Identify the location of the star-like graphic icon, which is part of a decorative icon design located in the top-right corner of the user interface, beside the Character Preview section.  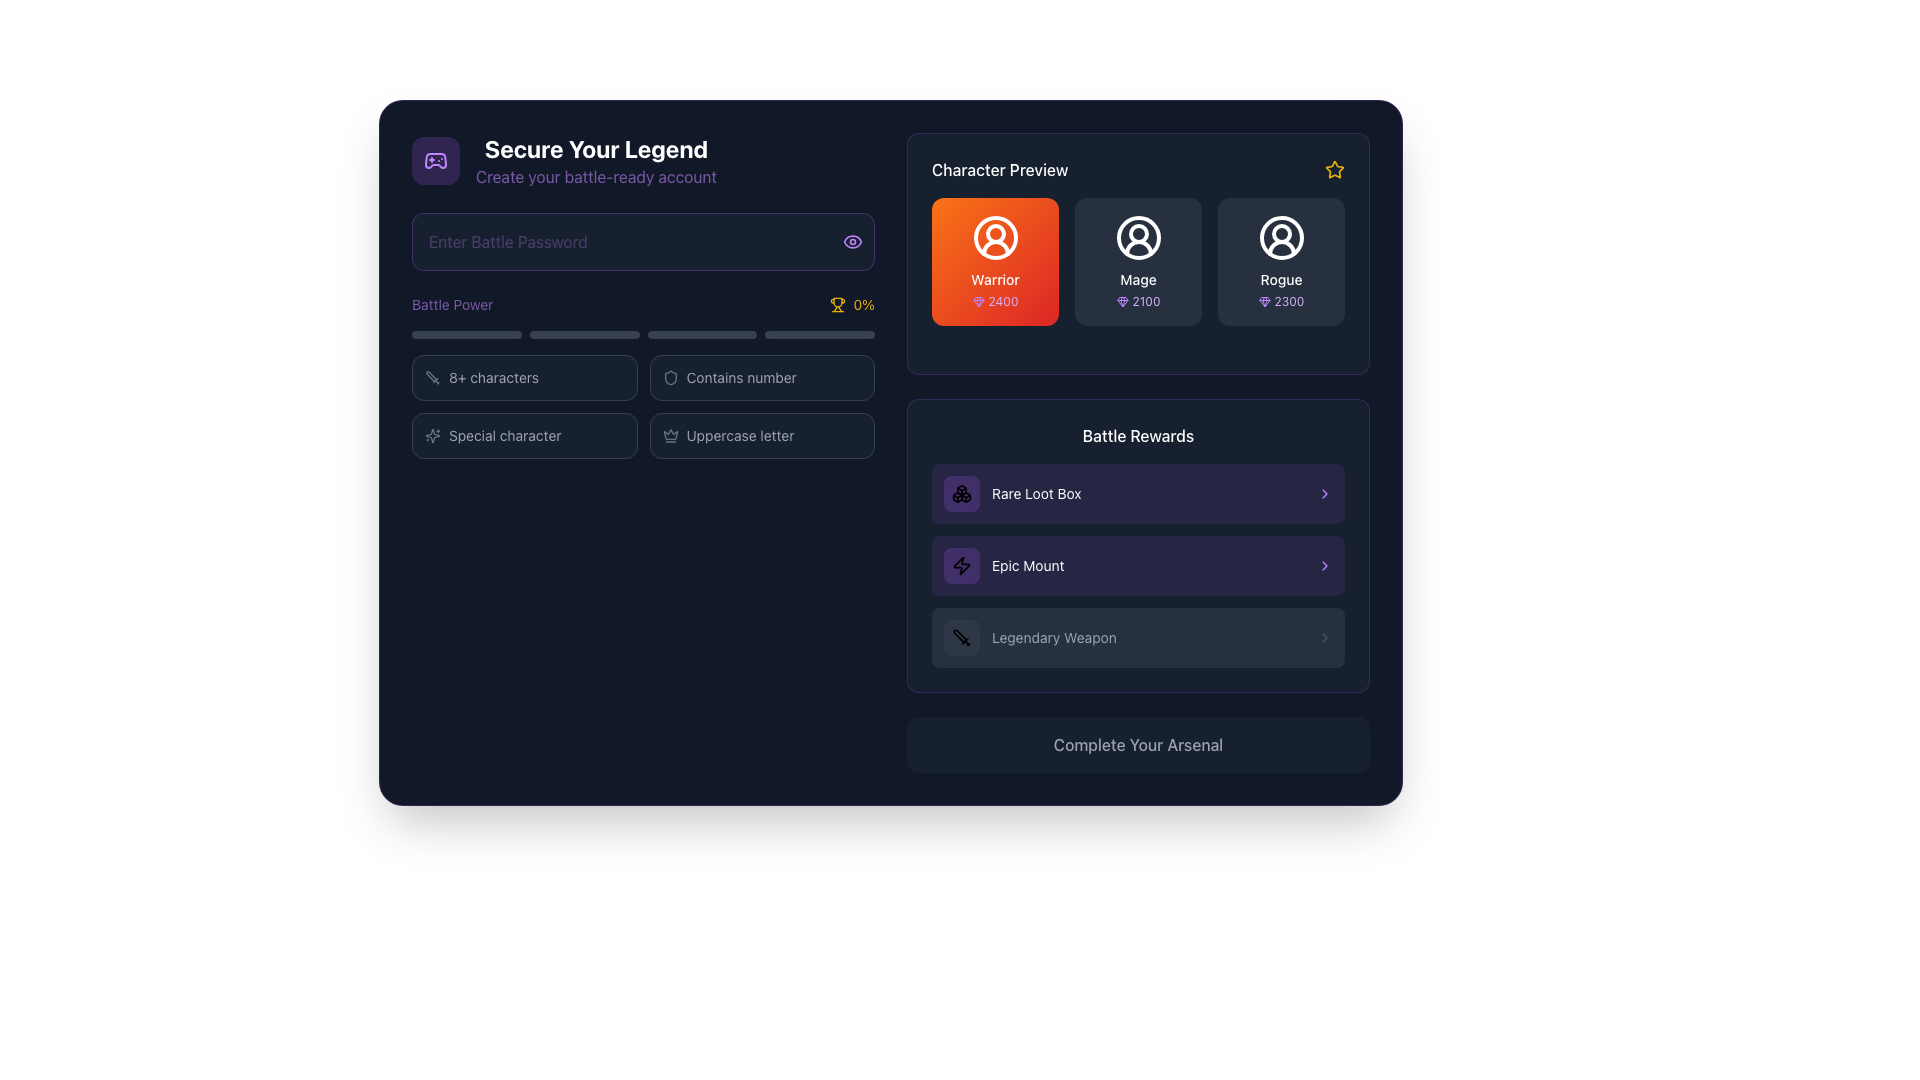
(431, 434).